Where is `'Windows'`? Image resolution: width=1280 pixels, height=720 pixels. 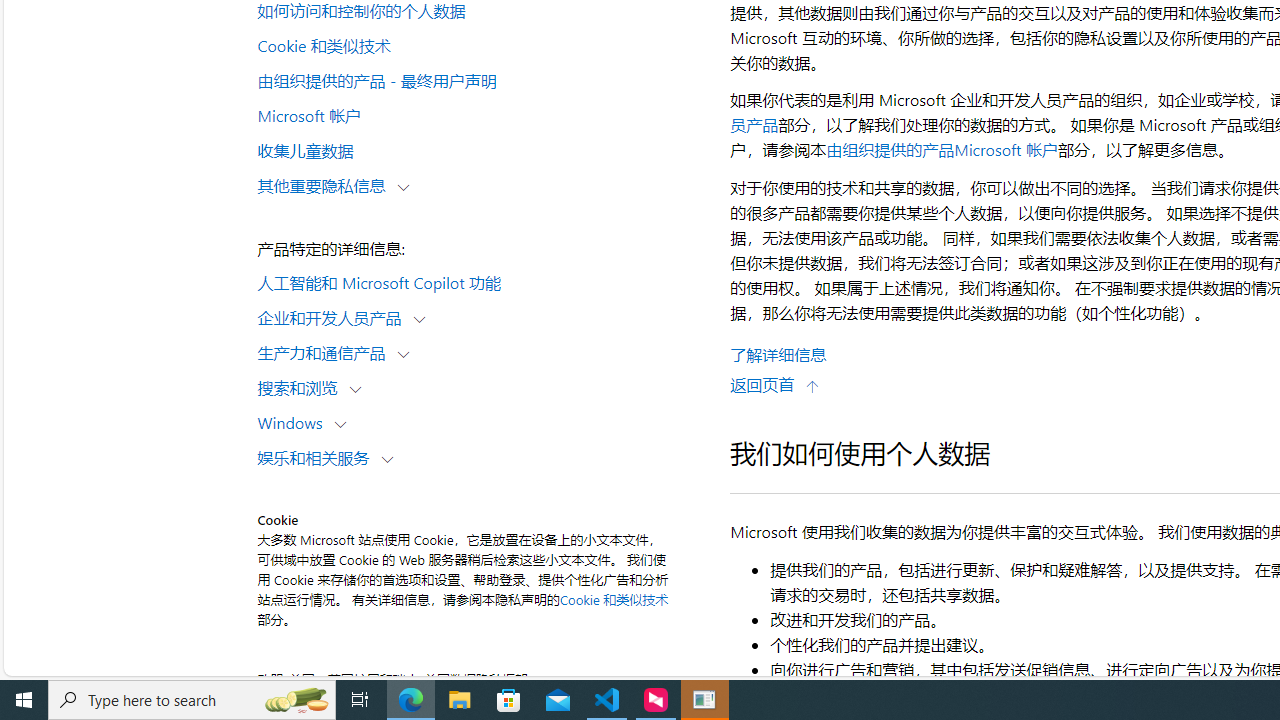 'Windows' is located at coordinates (294, 420).